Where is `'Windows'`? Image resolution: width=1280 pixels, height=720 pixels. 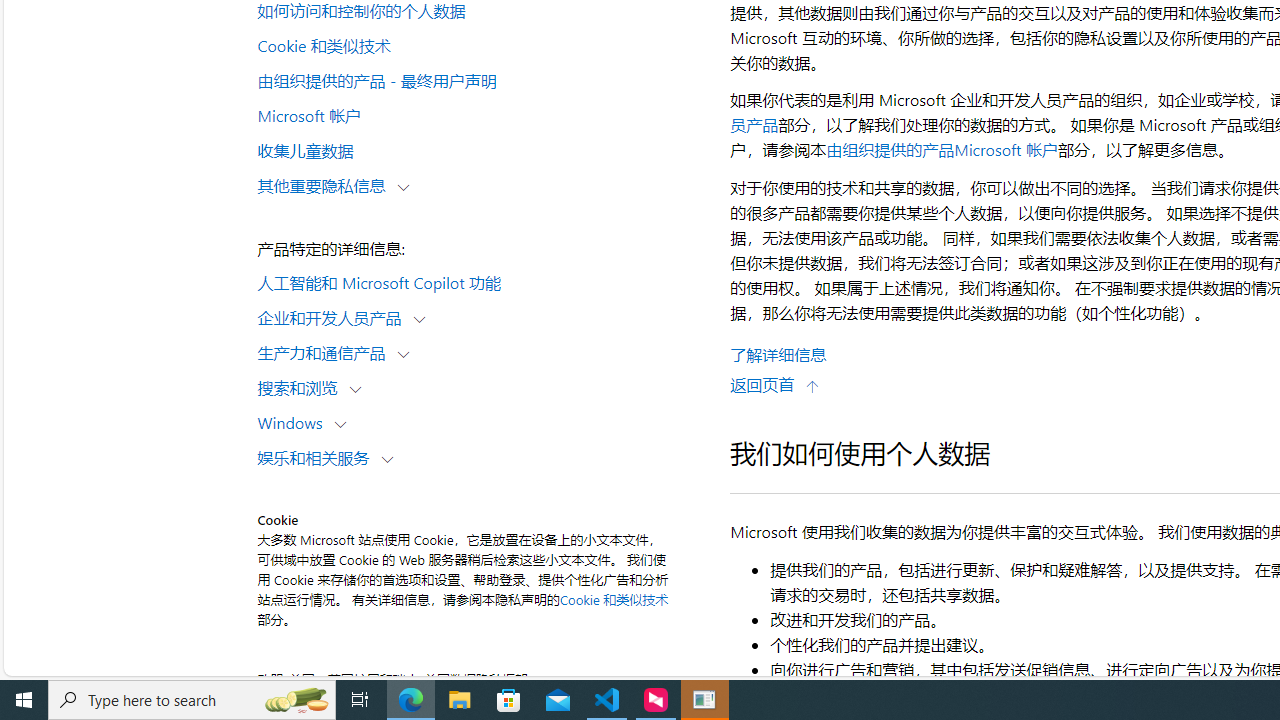 'Windows' is located at coordinates (294, 420).